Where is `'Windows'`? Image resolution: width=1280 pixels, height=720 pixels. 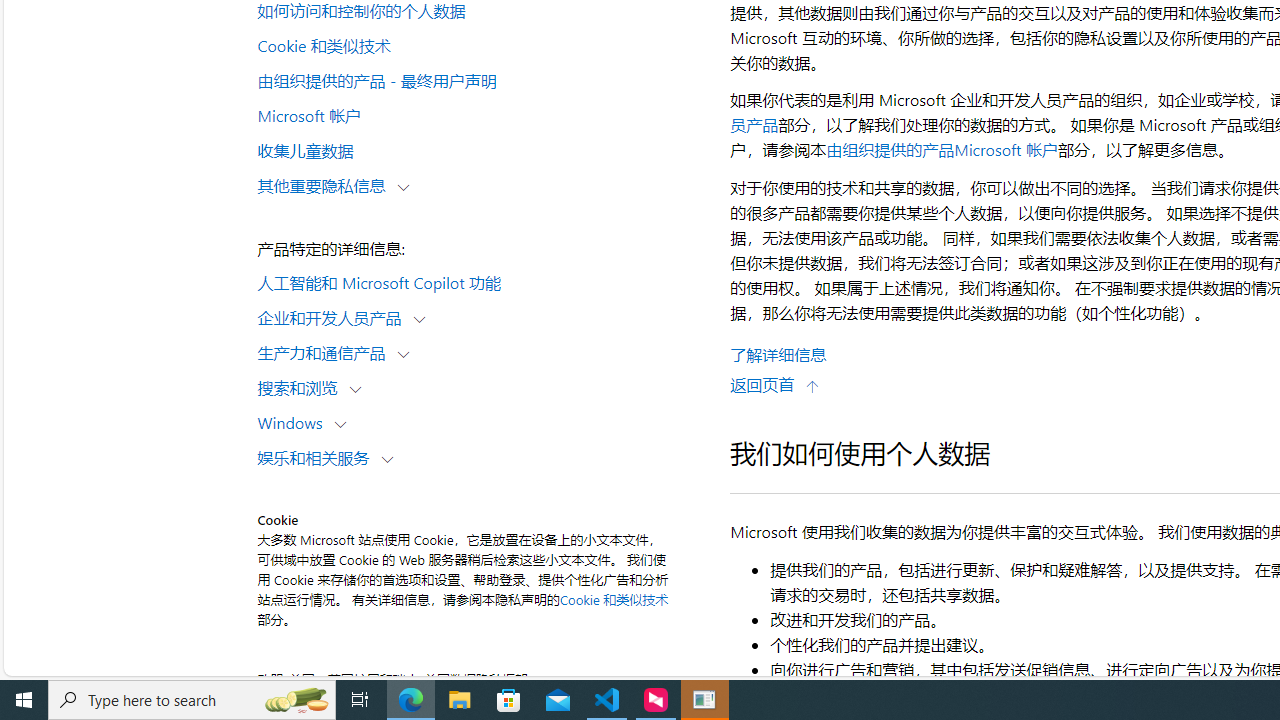 'Windows' is located at coordinates (294, 420).